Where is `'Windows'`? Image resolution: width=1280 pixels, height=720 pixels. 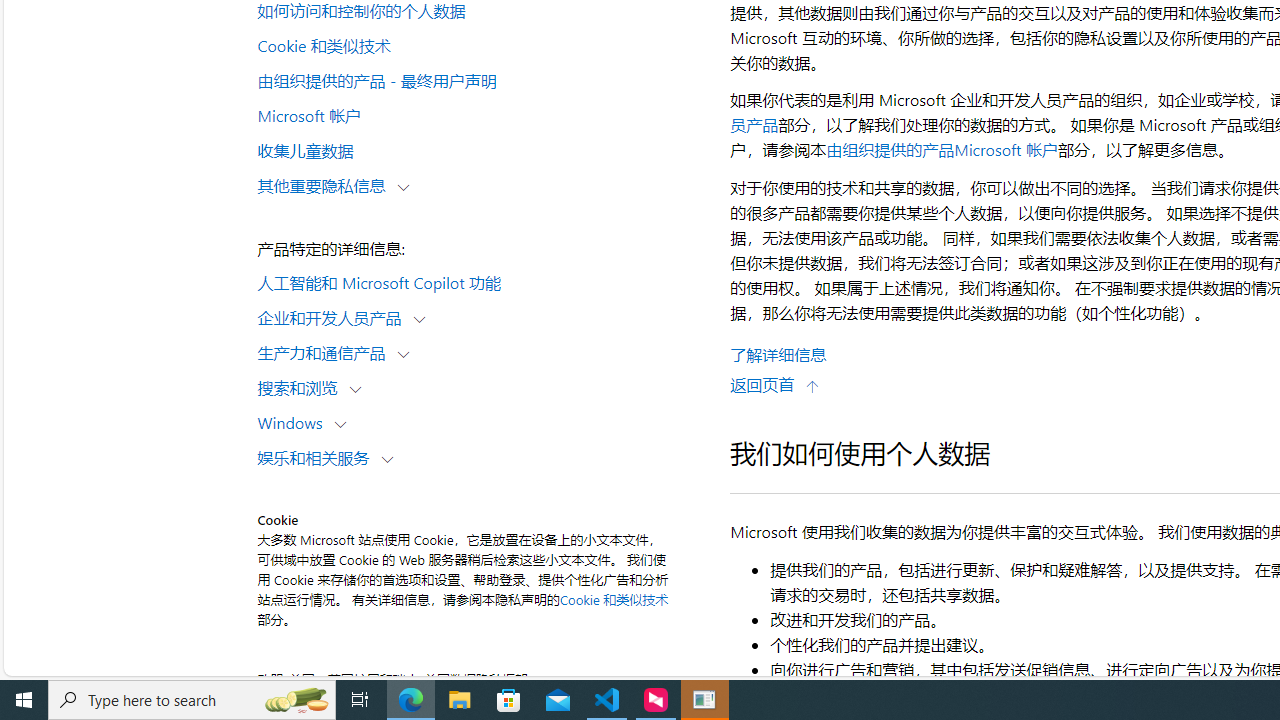 'Windows' is located at coordinates (294, 420).